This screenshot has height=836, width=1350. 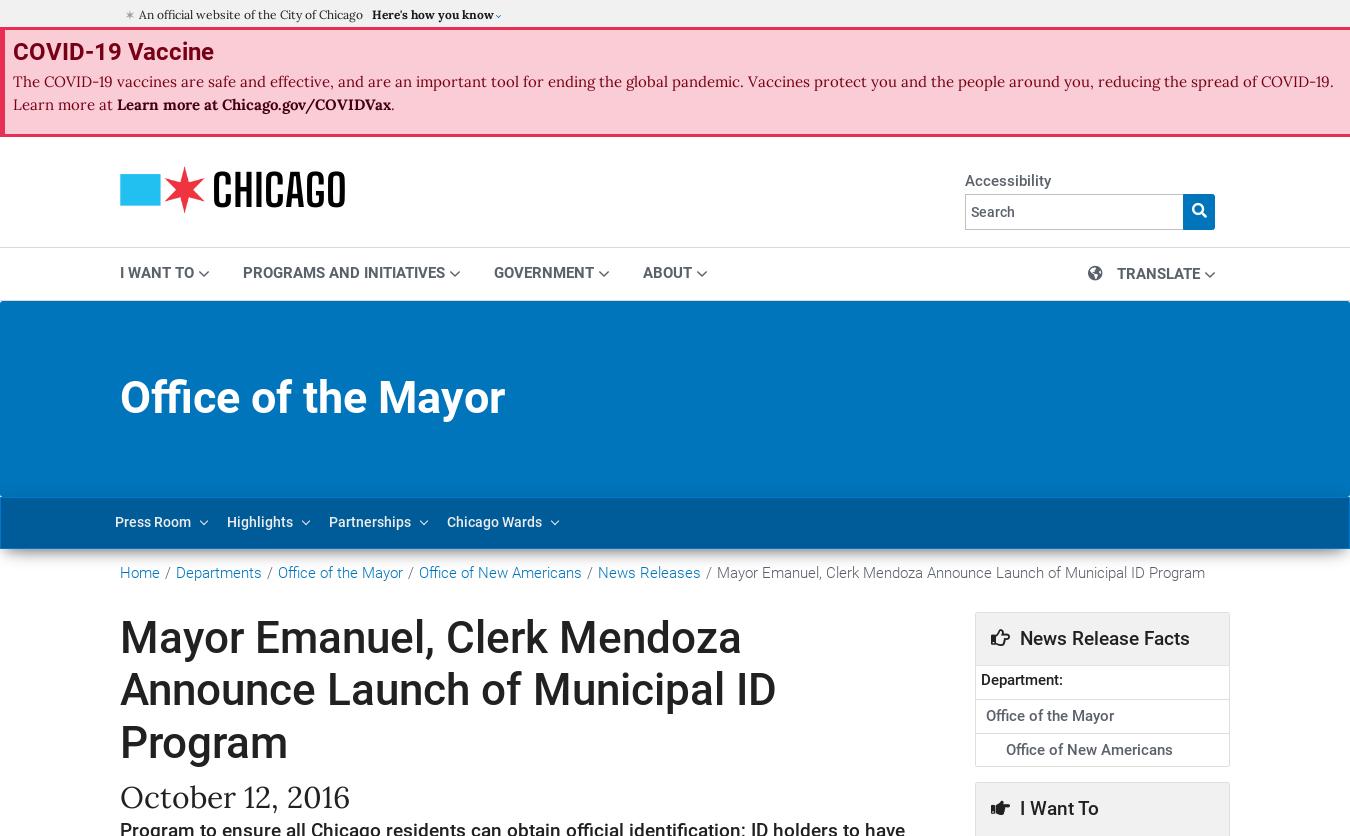 I want to click on 'Department:', so click(x=1021, y=680).